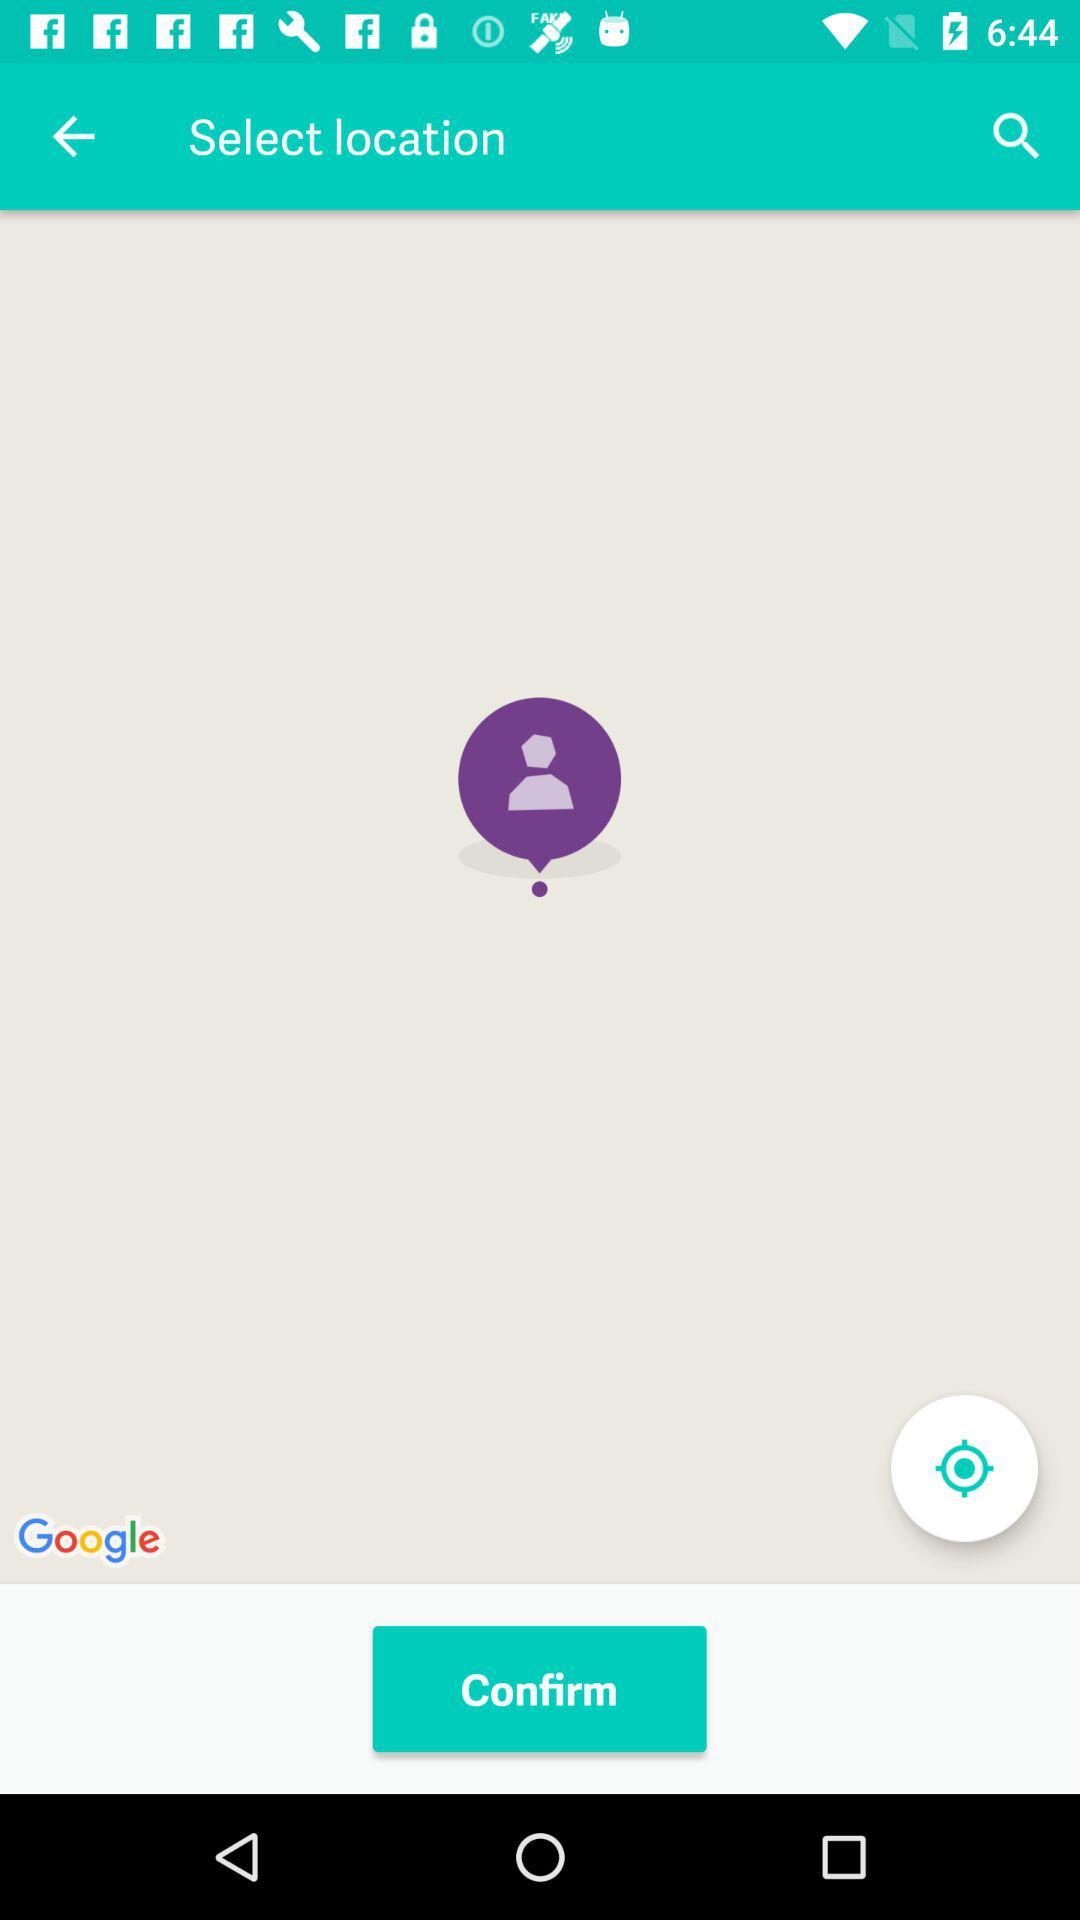 The height and width of the screenshot is (1920, 1080). Describe the element at coordinates (72, 135) in the screenshot. I see `go back` at that location.